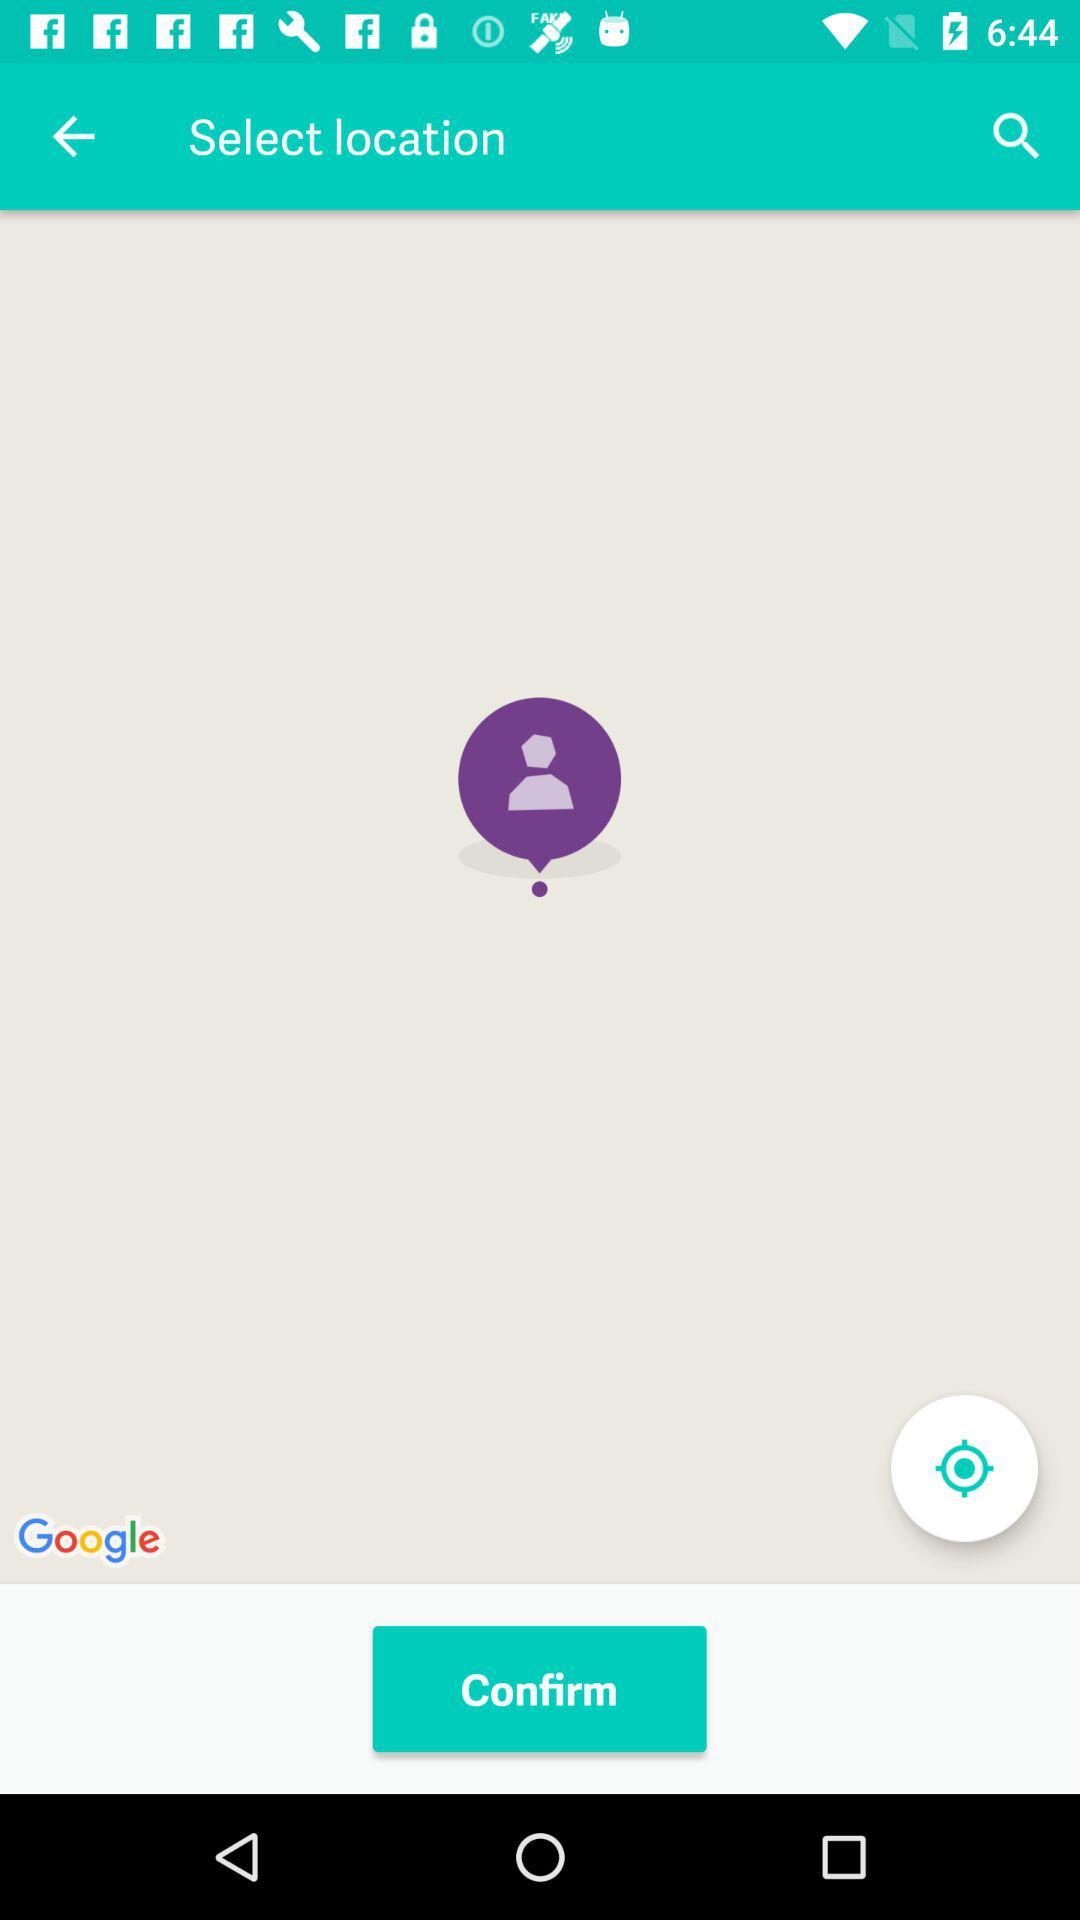 The height and width of the screenshot is (1920, 1080). Describe the element at coordinates (72, 135) in the screenshot. I see `go back` at that location.